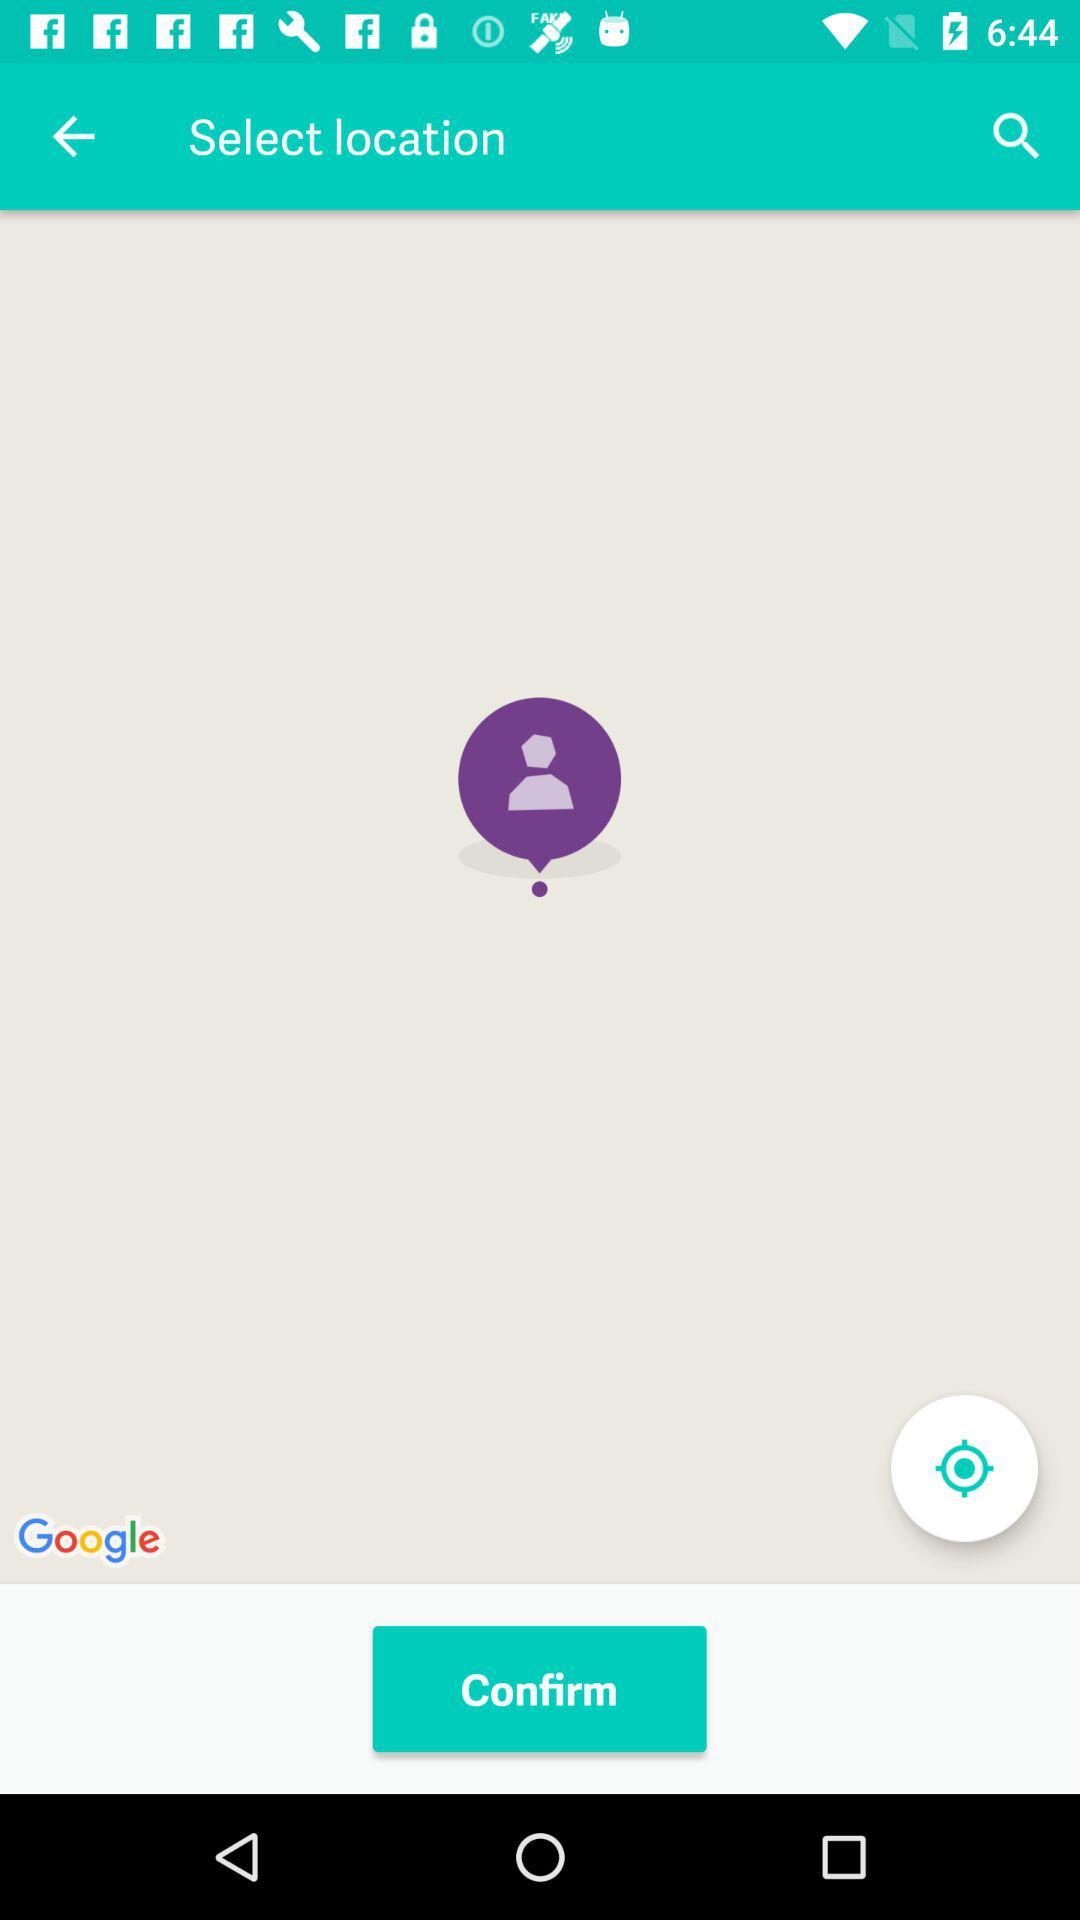 The height and width of the screenshot is (1920, 1080). Describe the element at coordinates (72, 135) in the screenshot. I see `go back` at that location.